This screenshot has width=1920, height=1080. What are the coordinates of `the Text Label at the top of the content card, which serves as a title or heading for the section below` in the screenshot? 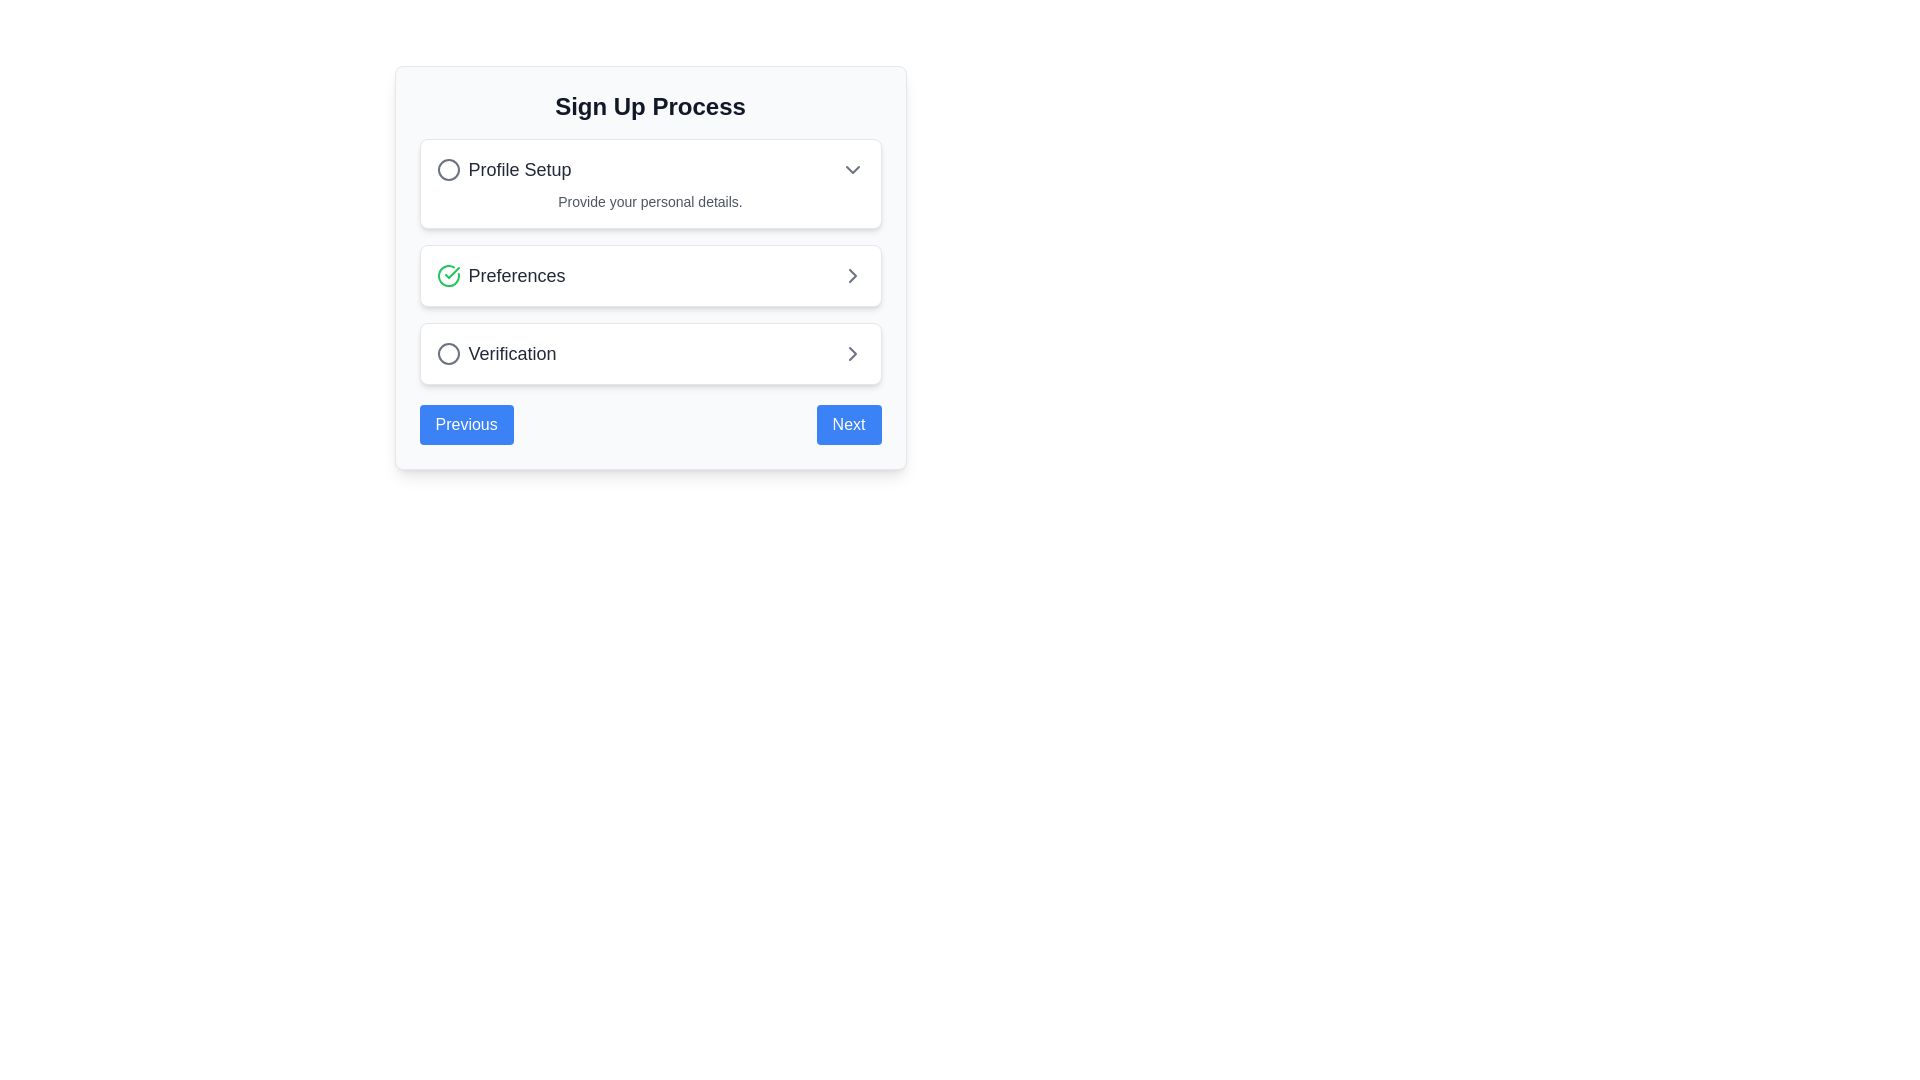 It's located at (650, 107).